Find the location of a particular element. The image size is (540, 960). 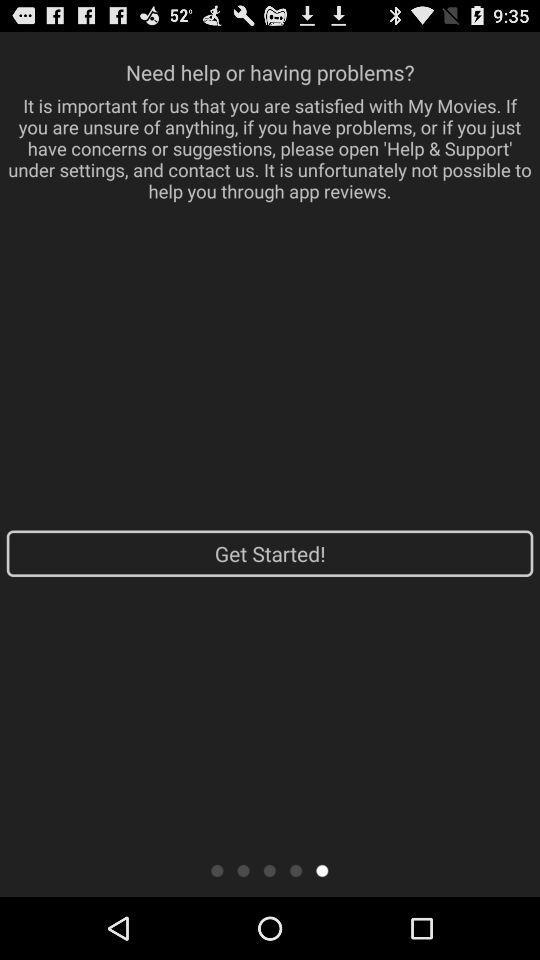

icon below get started! app is located at coordinates (322, 869).